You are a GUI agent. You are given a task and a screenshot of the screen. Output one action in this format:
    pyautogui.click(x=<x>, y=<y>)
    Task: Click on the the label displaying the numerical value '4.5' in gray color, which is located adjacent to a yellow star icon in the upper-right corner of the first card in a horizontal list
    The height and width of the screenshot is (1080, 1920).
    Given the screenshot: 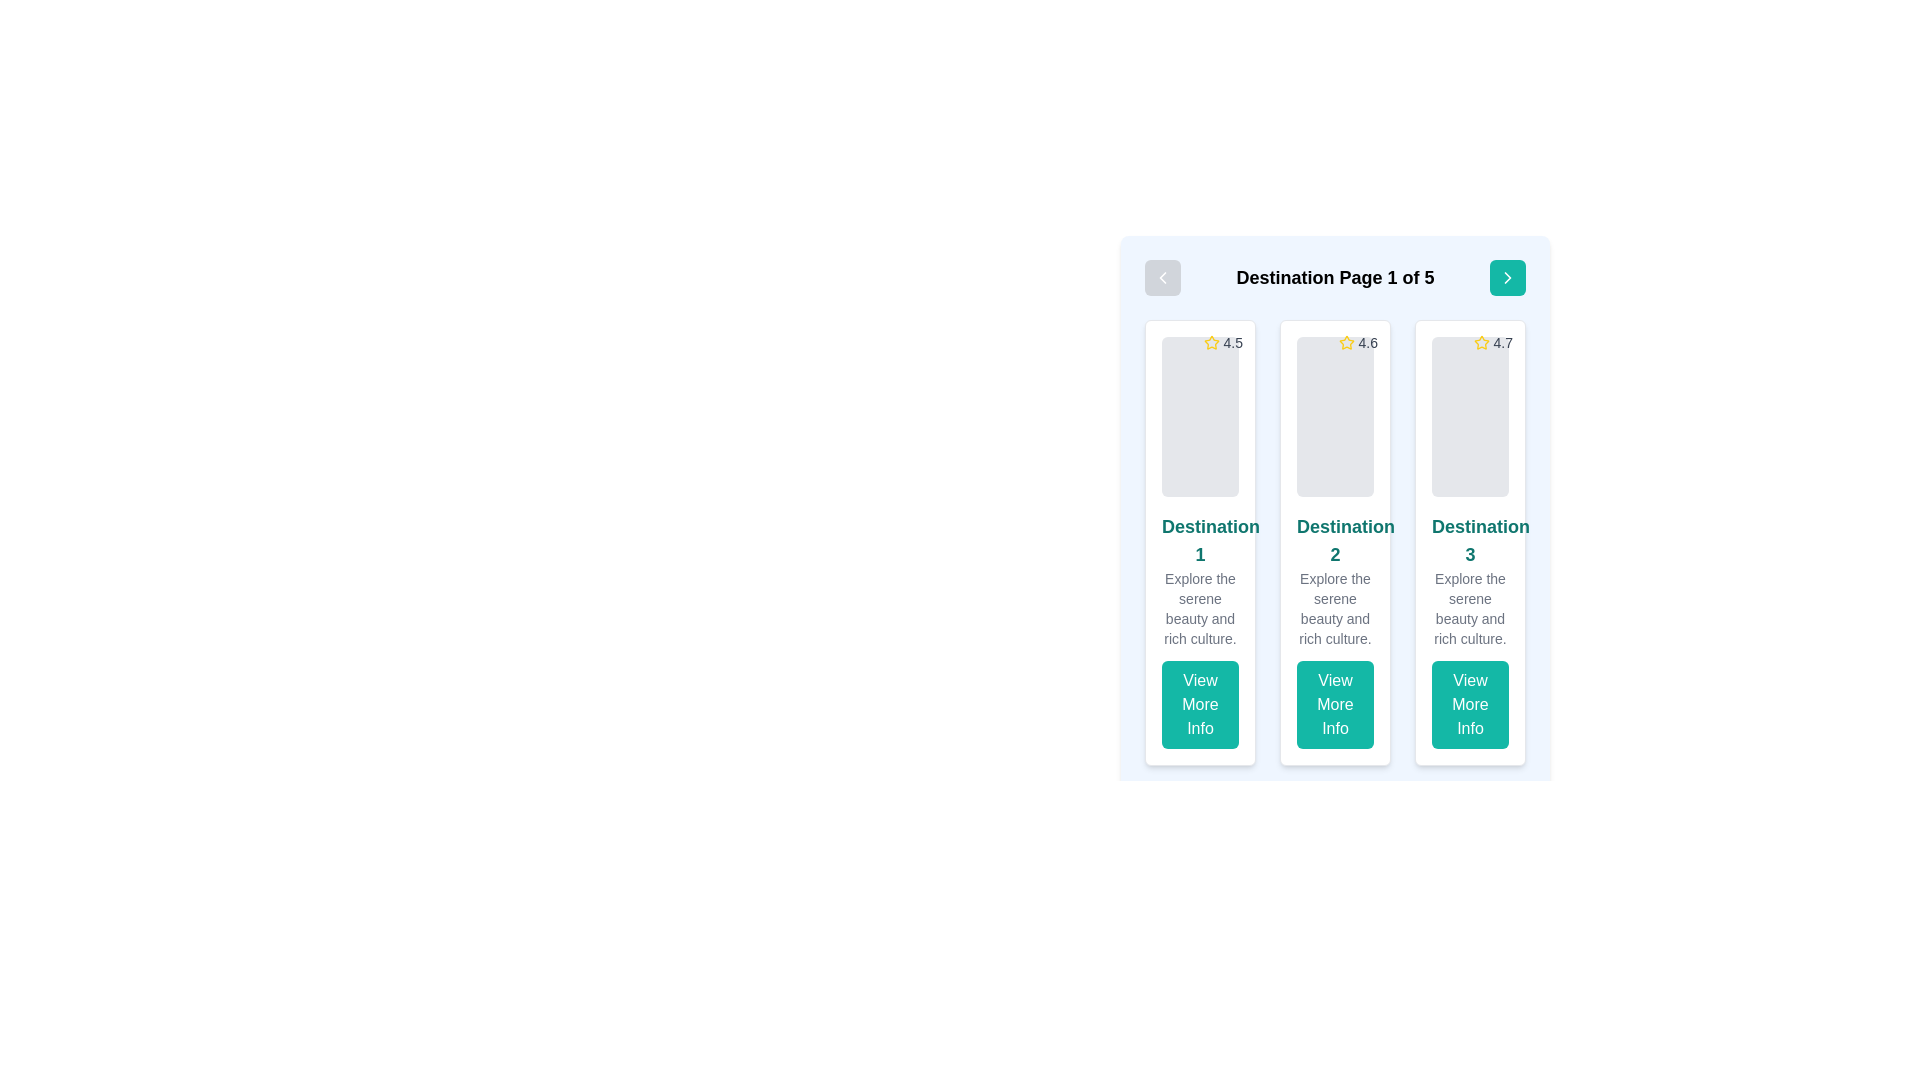 What is the action you would take?
    pyautogui.click(x=1232, y=342)
    